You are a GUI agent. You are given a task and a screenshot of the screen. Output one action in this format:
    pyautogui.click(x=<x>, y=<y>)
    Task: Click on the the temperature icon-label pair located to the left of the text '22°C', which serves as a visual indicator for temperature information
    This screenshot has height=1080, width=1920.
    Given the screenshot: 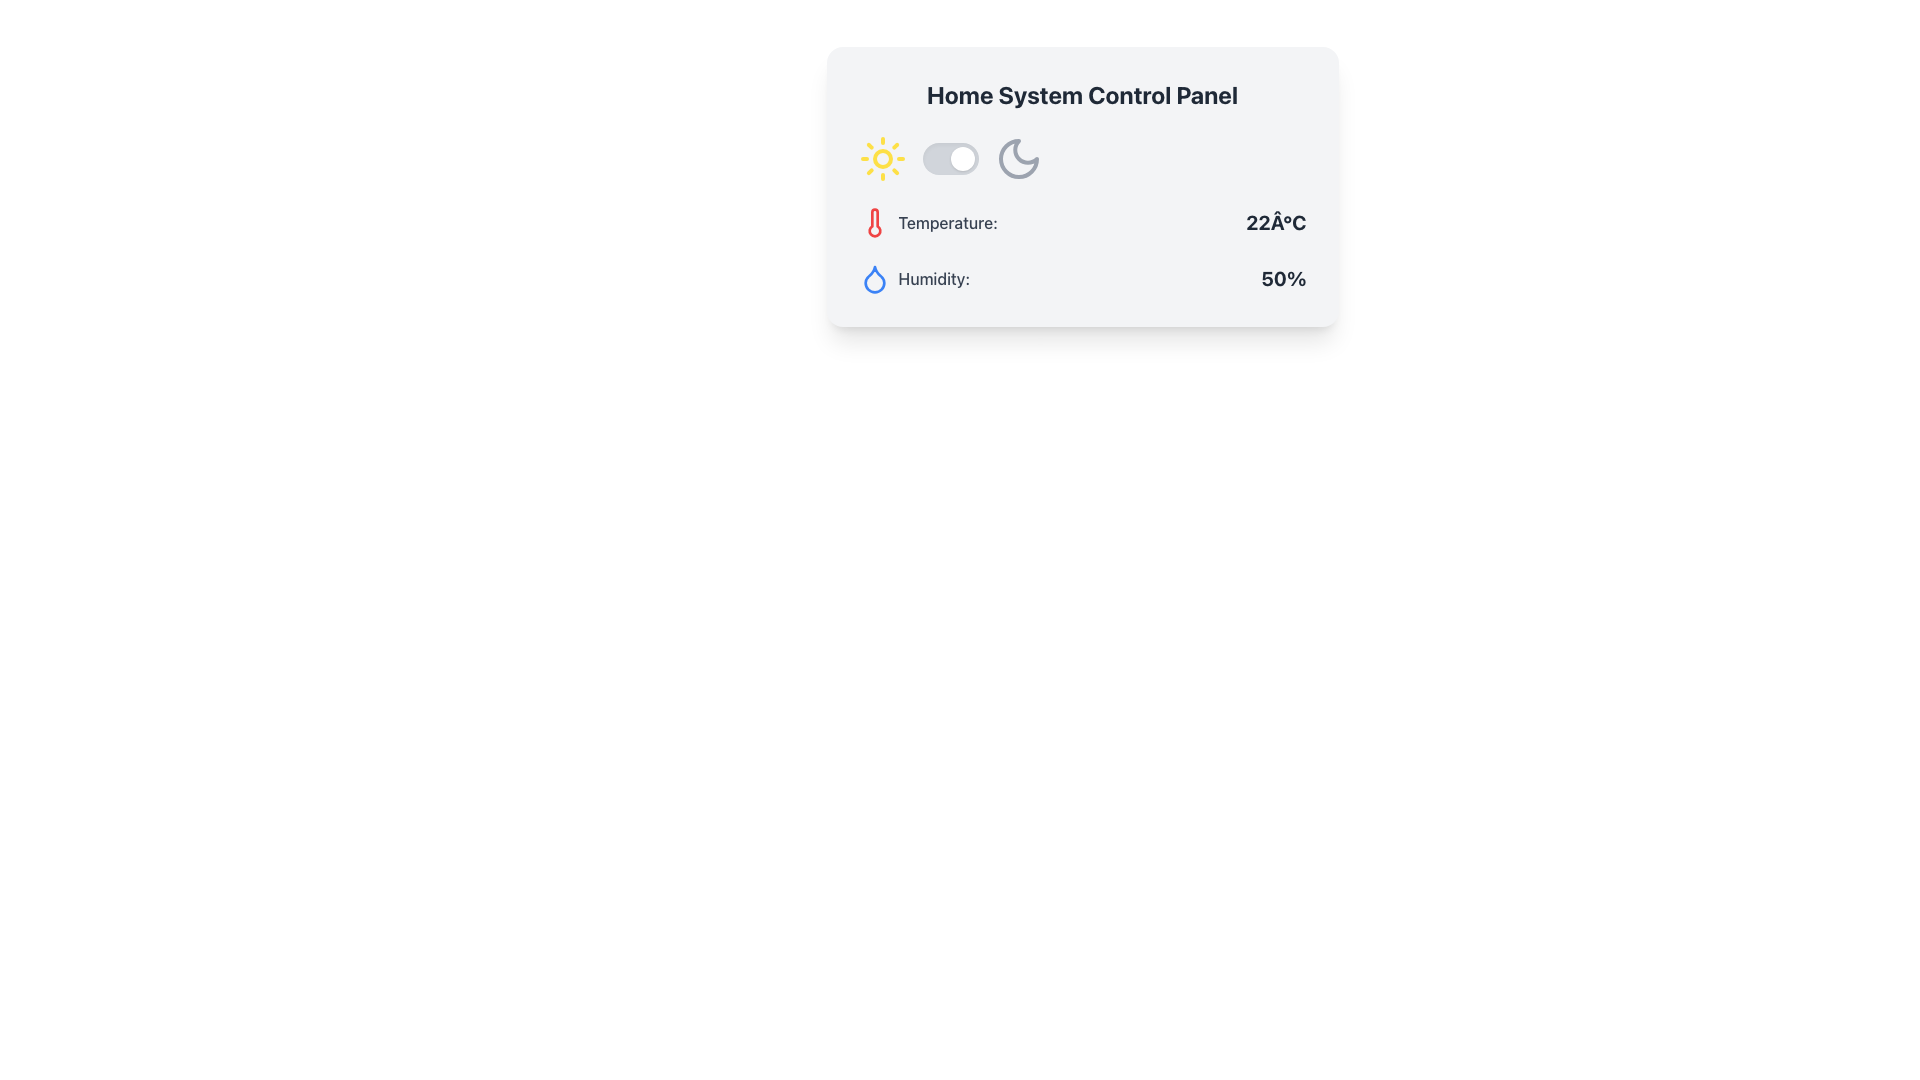 What is the action you would take?
    pyautogui.click(x=926, y=223)
    